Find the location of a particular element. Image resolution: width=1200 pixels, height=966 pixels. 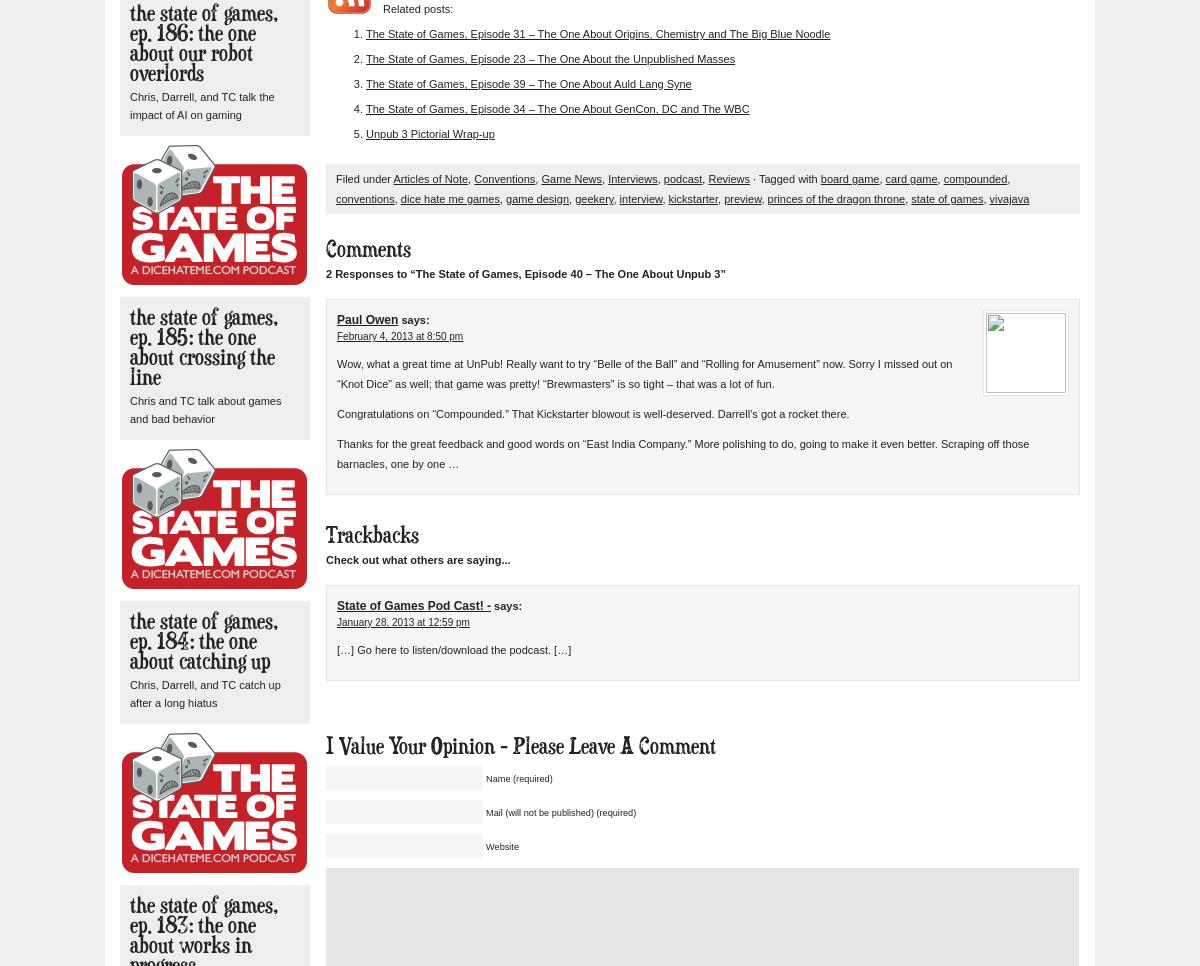

'[…] Go here to listen/download the podcast. […]' is located at coordinates (452, 649).